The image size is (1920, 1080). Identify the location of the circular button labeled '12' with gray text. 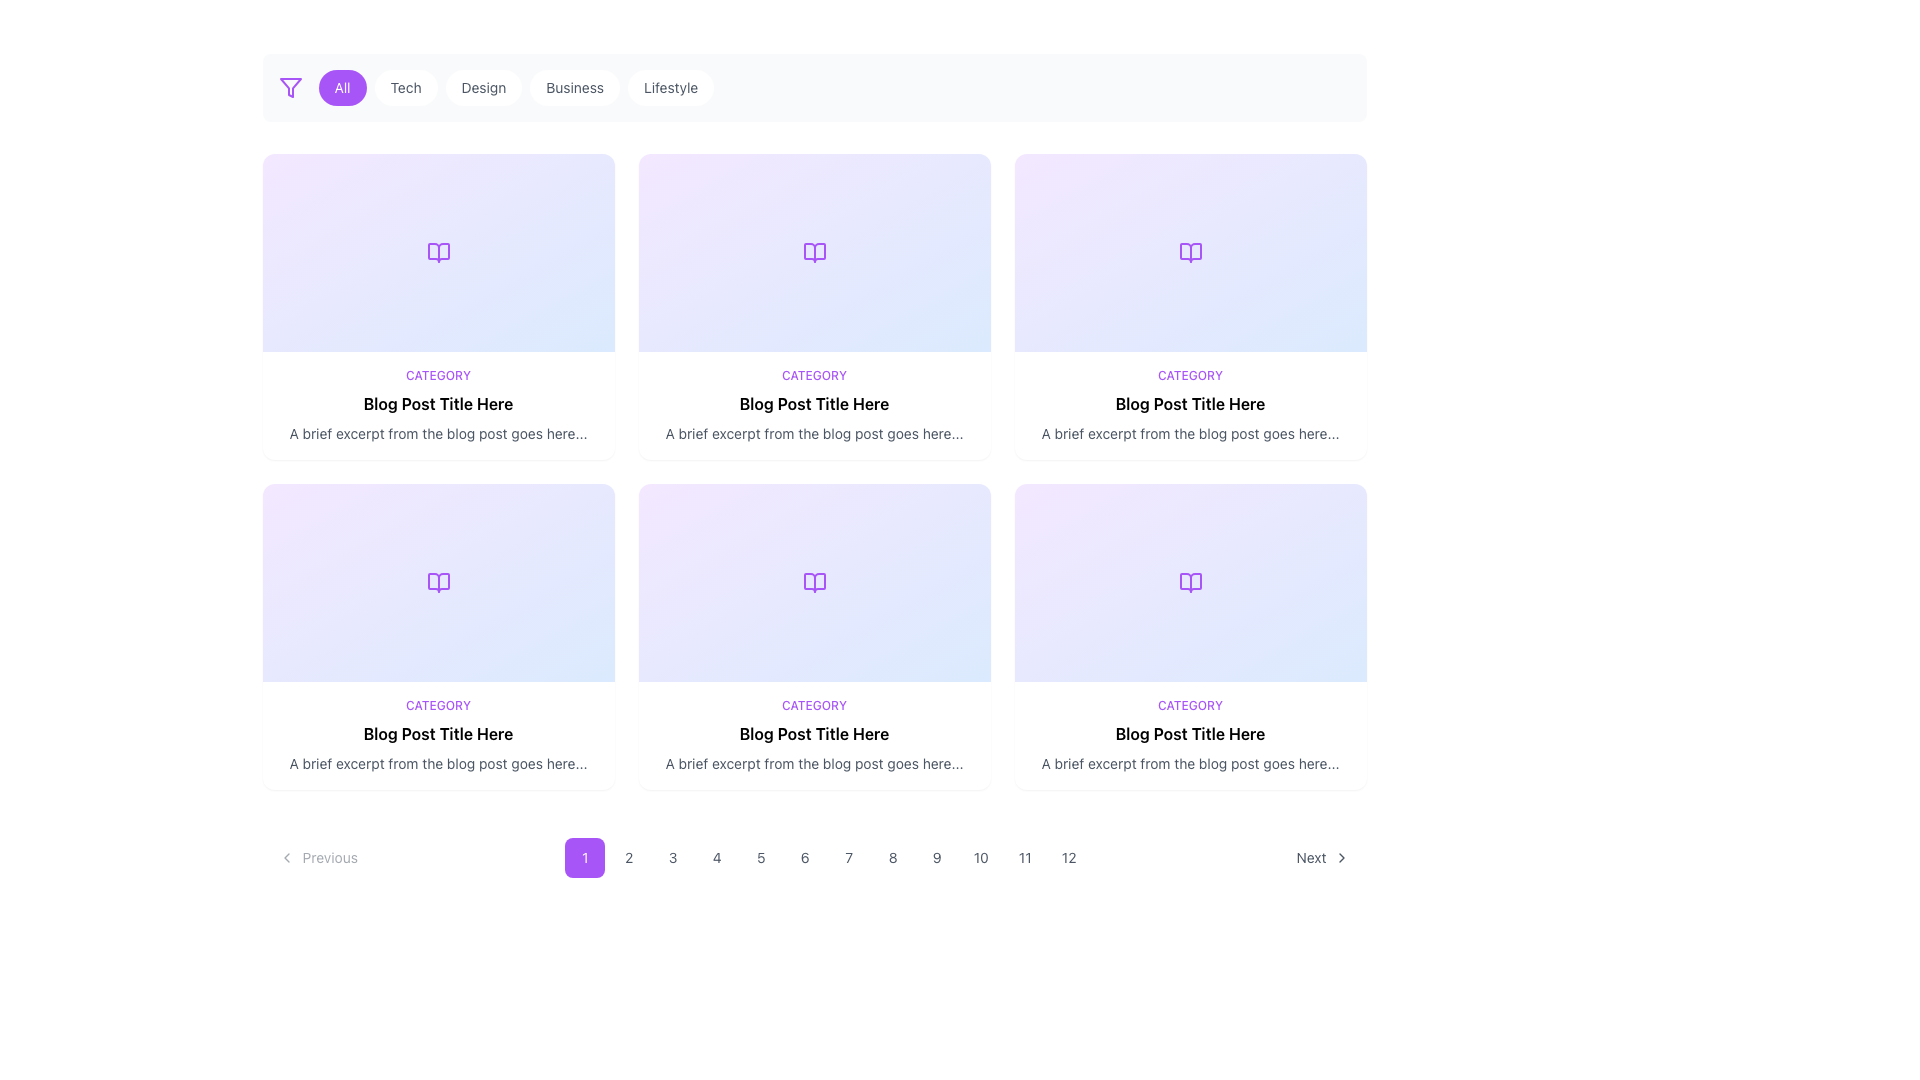
(1068, 856).